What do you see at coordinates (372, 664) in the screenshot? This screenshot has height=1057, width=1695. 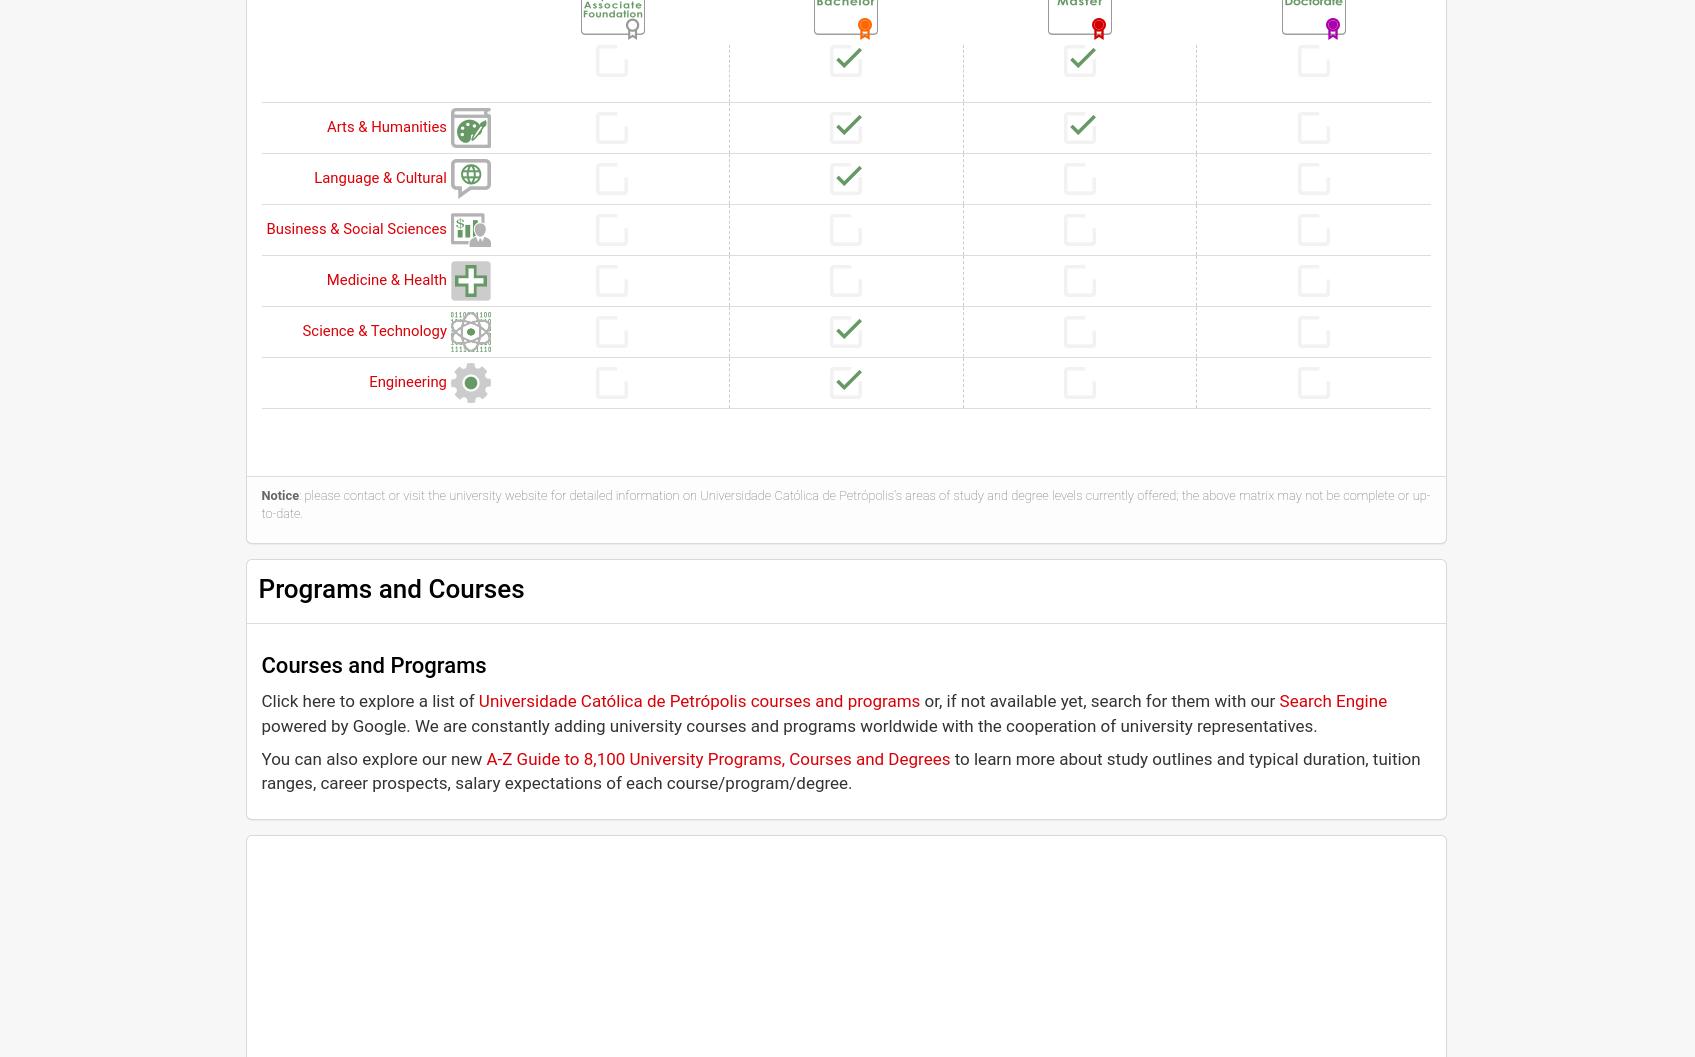 I see `'Courses and Programs'` at bounding box center [372, 664].